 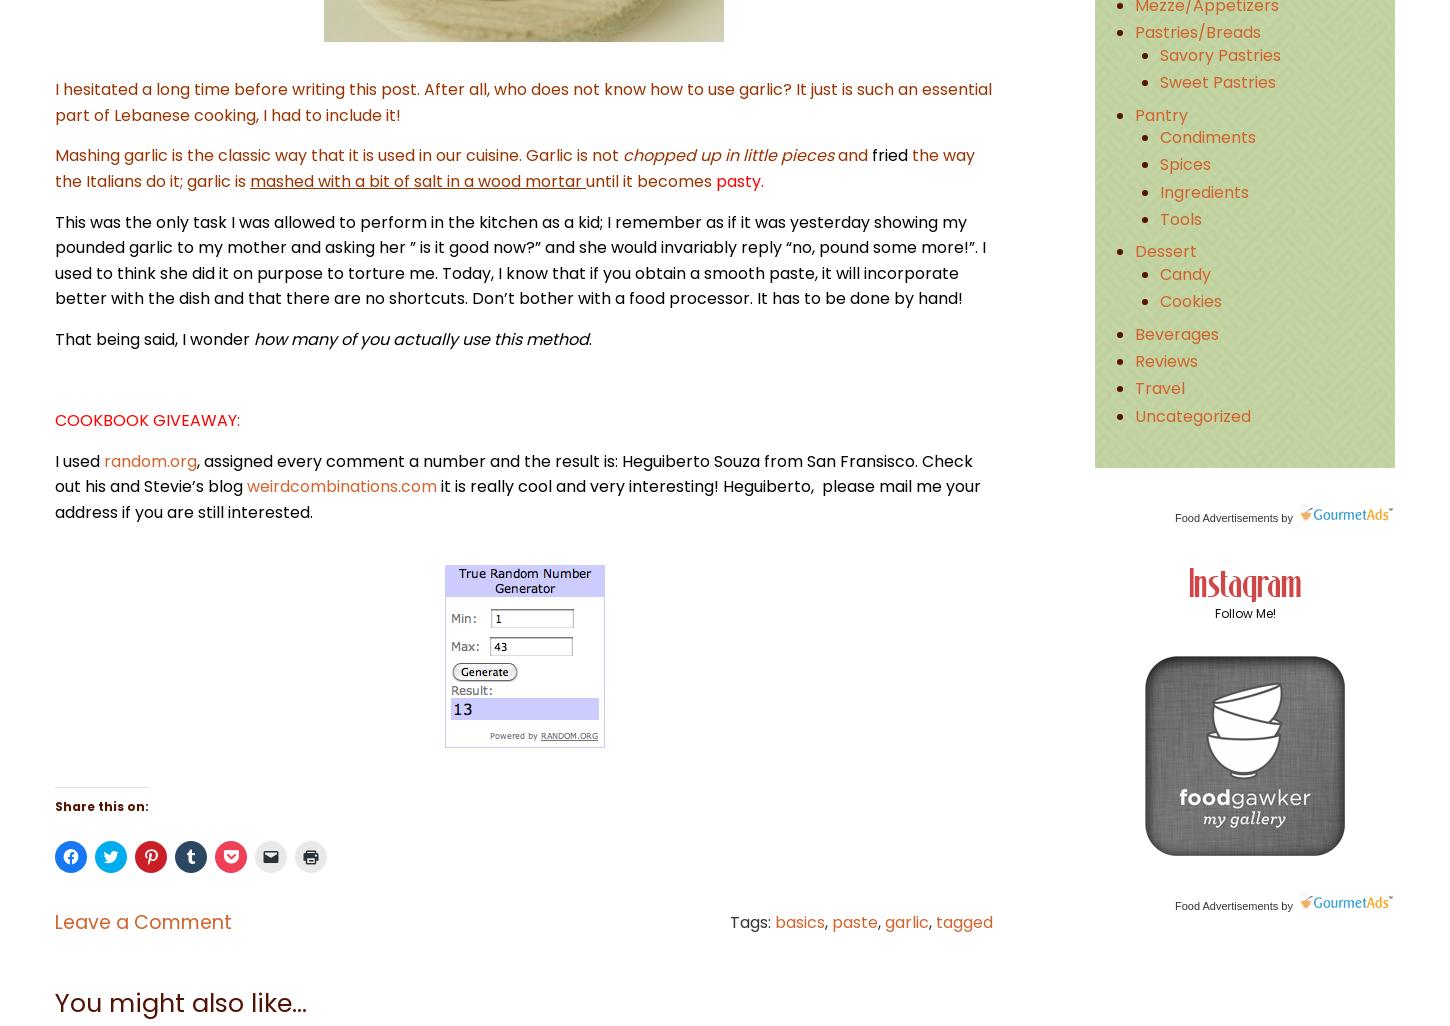 What do you see at coordinates (934, 920) in the screenshot?
I see `'tagged'` at bounding box center [934, 920].